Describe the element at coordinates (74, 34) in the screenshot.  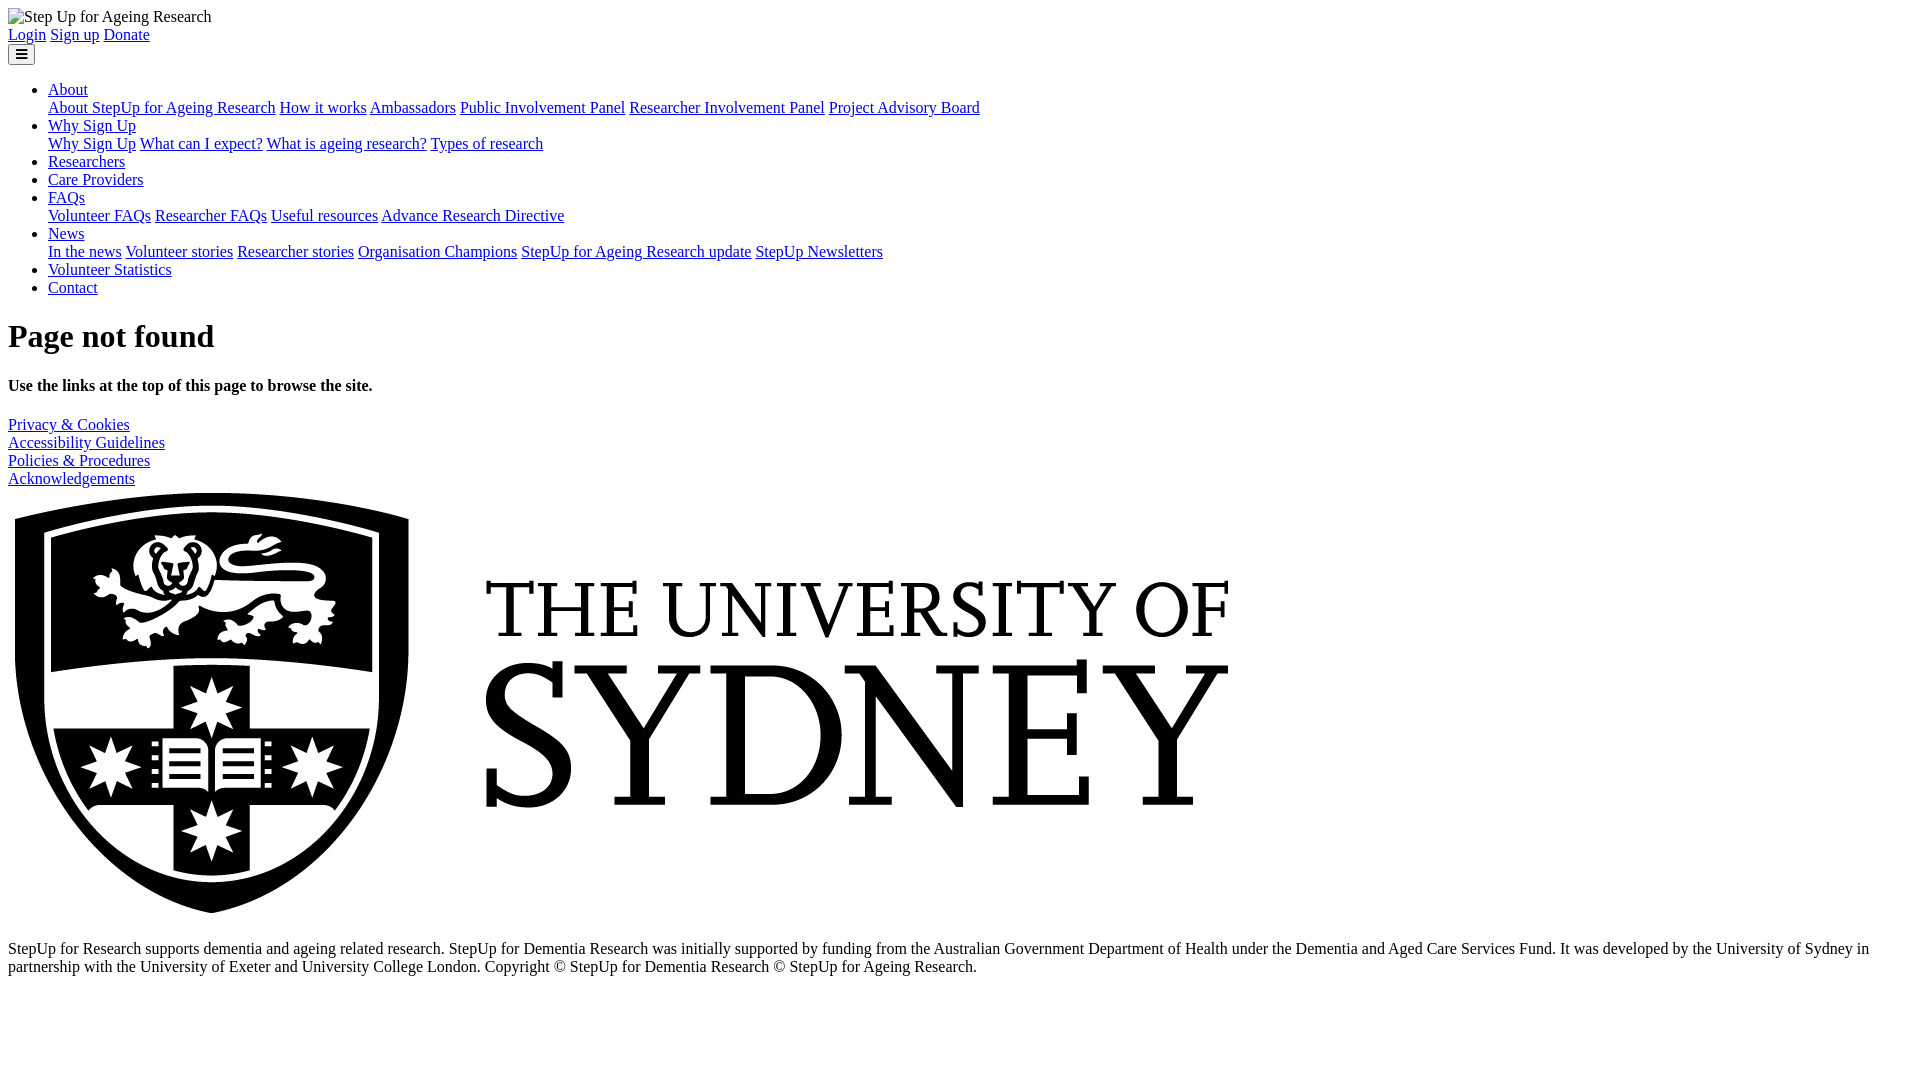
I see `'Sign up'` at that location.